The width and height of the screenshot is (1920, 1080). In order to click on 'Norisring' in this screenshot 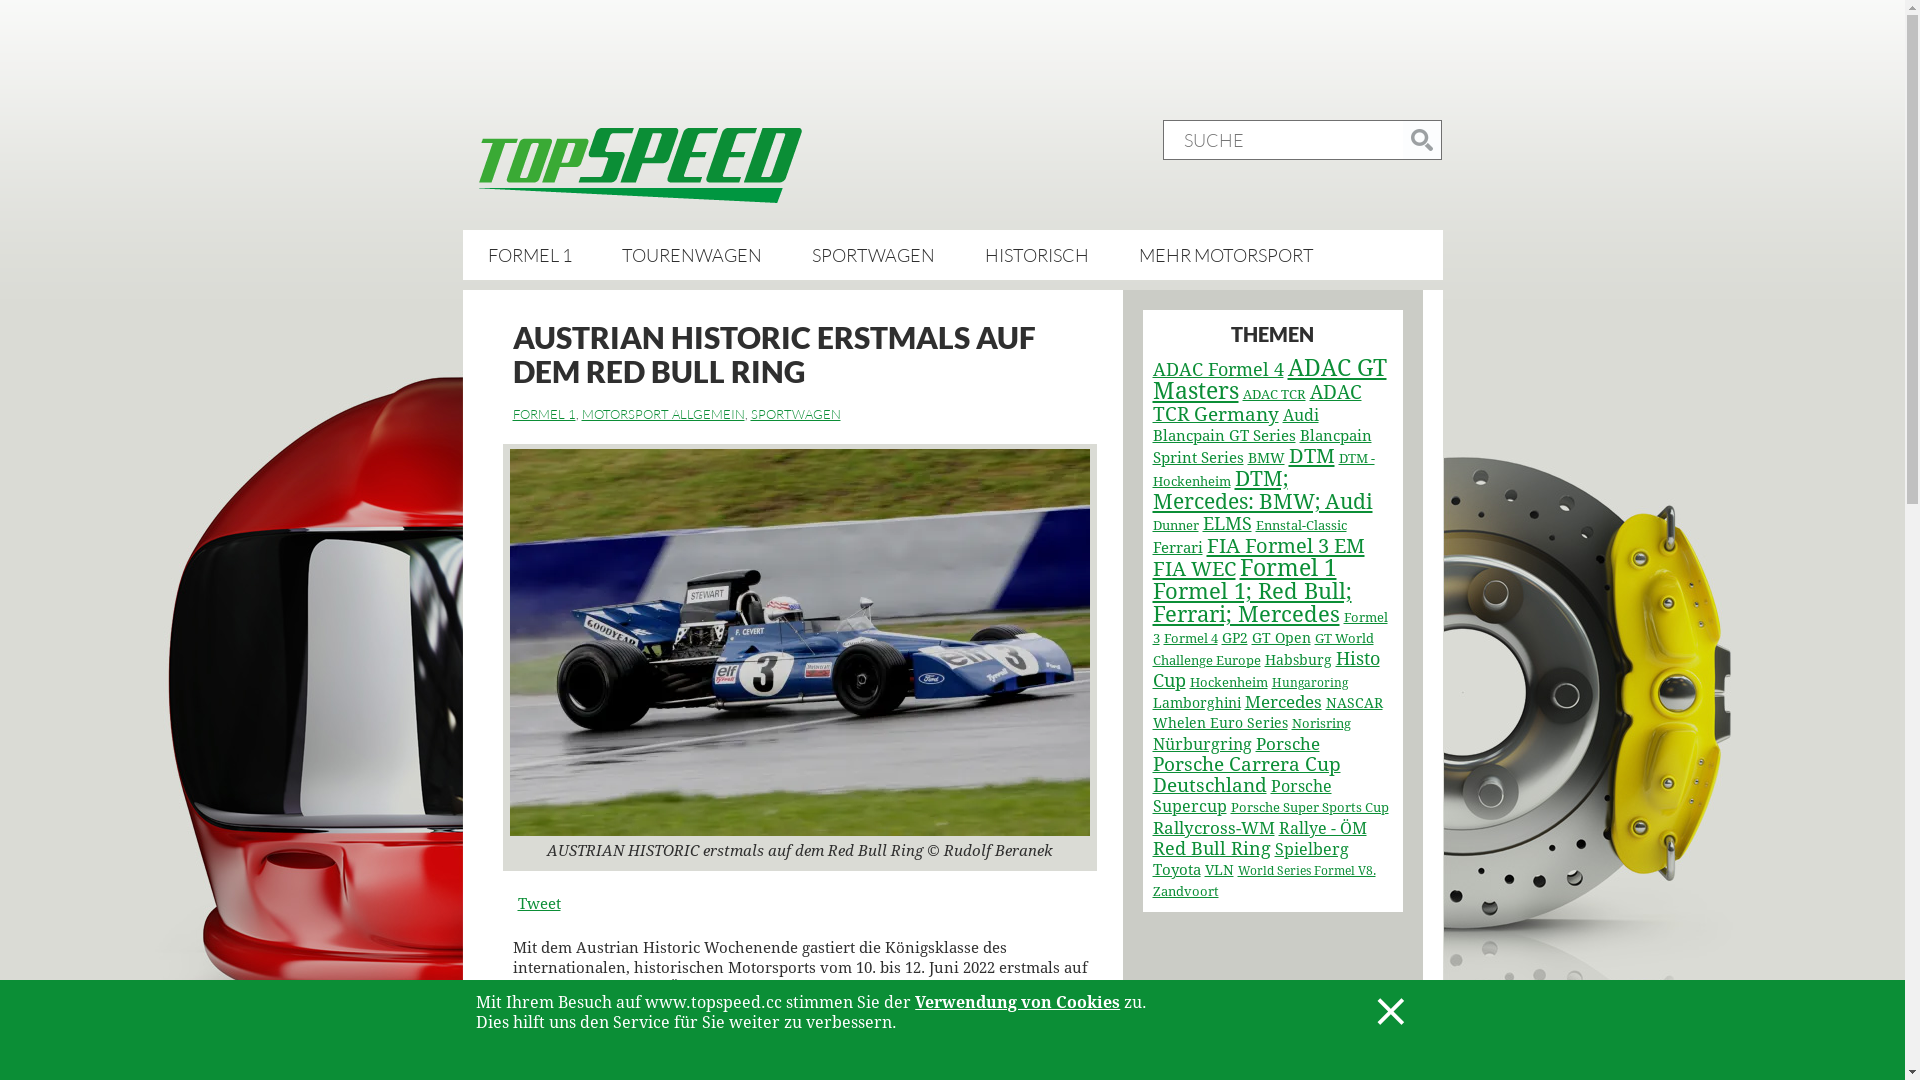, I will do `click(1291, 723)`.